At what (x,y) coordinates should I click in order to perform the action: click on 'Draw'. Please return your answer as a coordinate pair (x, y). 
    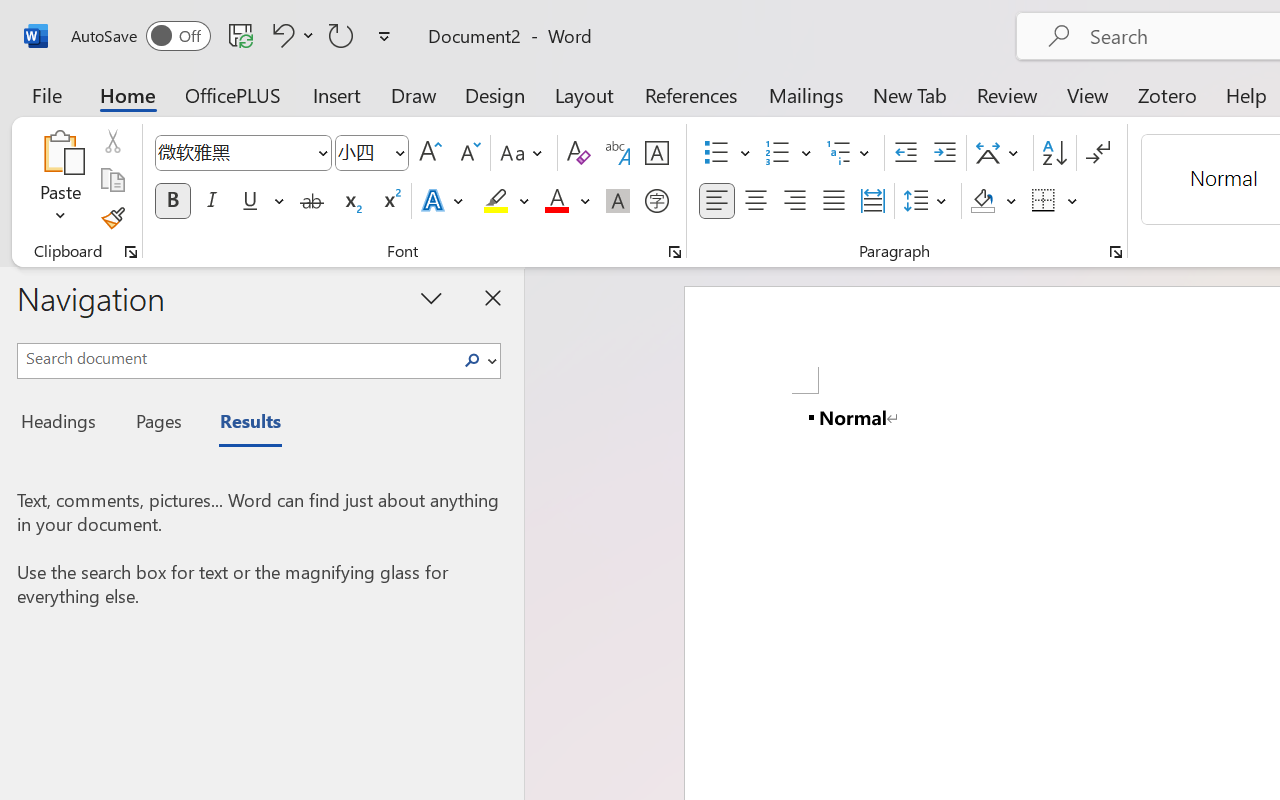
    Looking at the image, I should click on (413, 94).